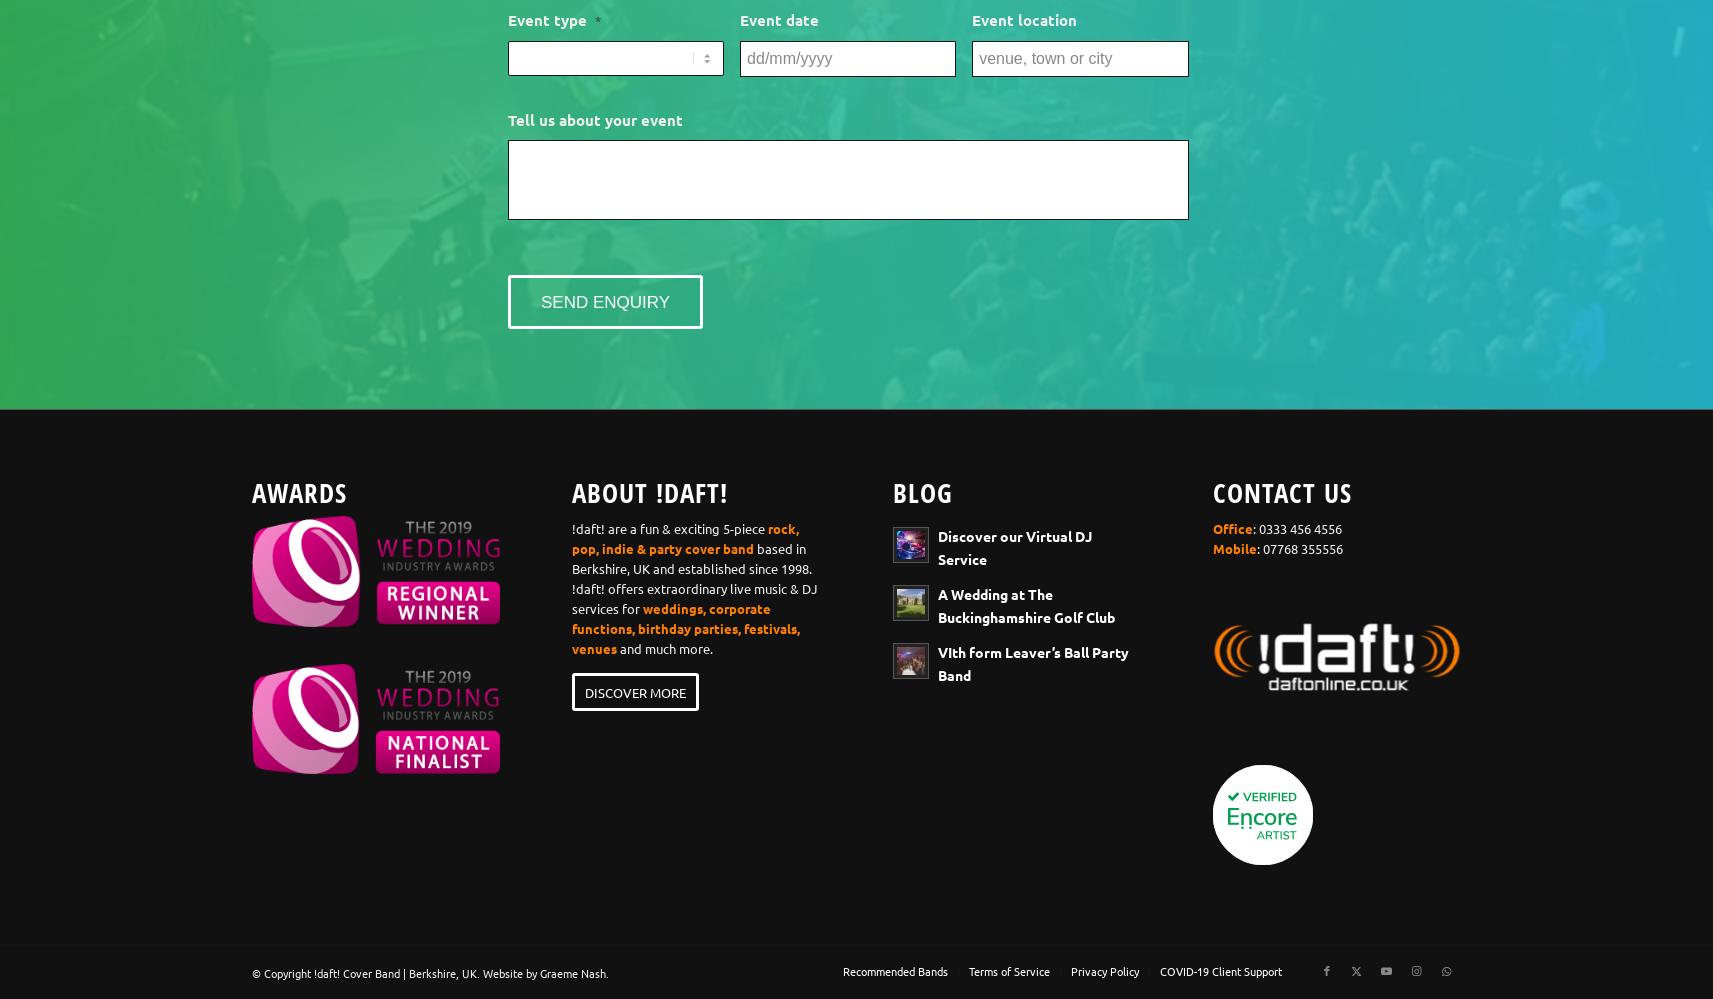 The image size is (1713, 999). Describe the element at coordinates (1299, 547) in the screenshot. I see `': 07768 355556'` at that location.